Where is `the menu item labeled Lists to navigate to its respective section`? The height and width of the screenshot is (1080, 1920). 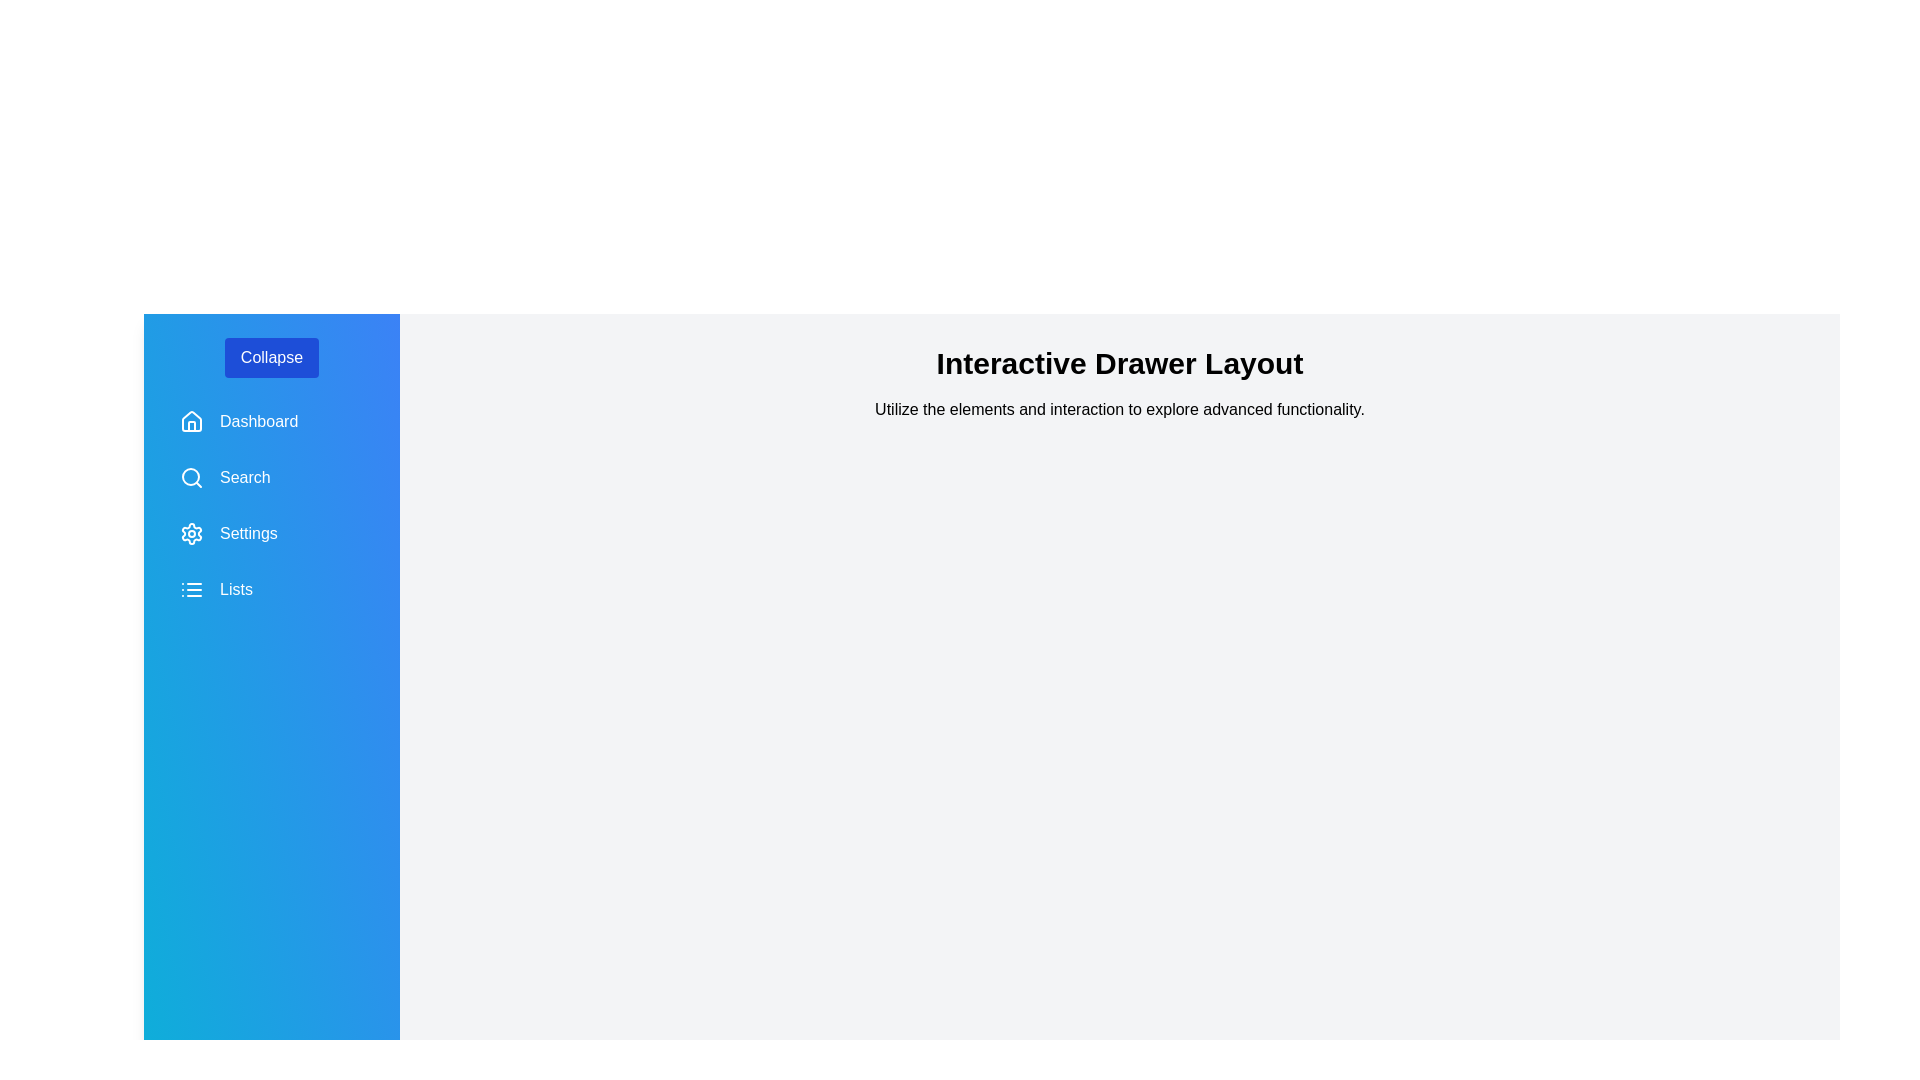
the menu item labeled Lists to navigate to its respective section is located at coordinates (271, 589).